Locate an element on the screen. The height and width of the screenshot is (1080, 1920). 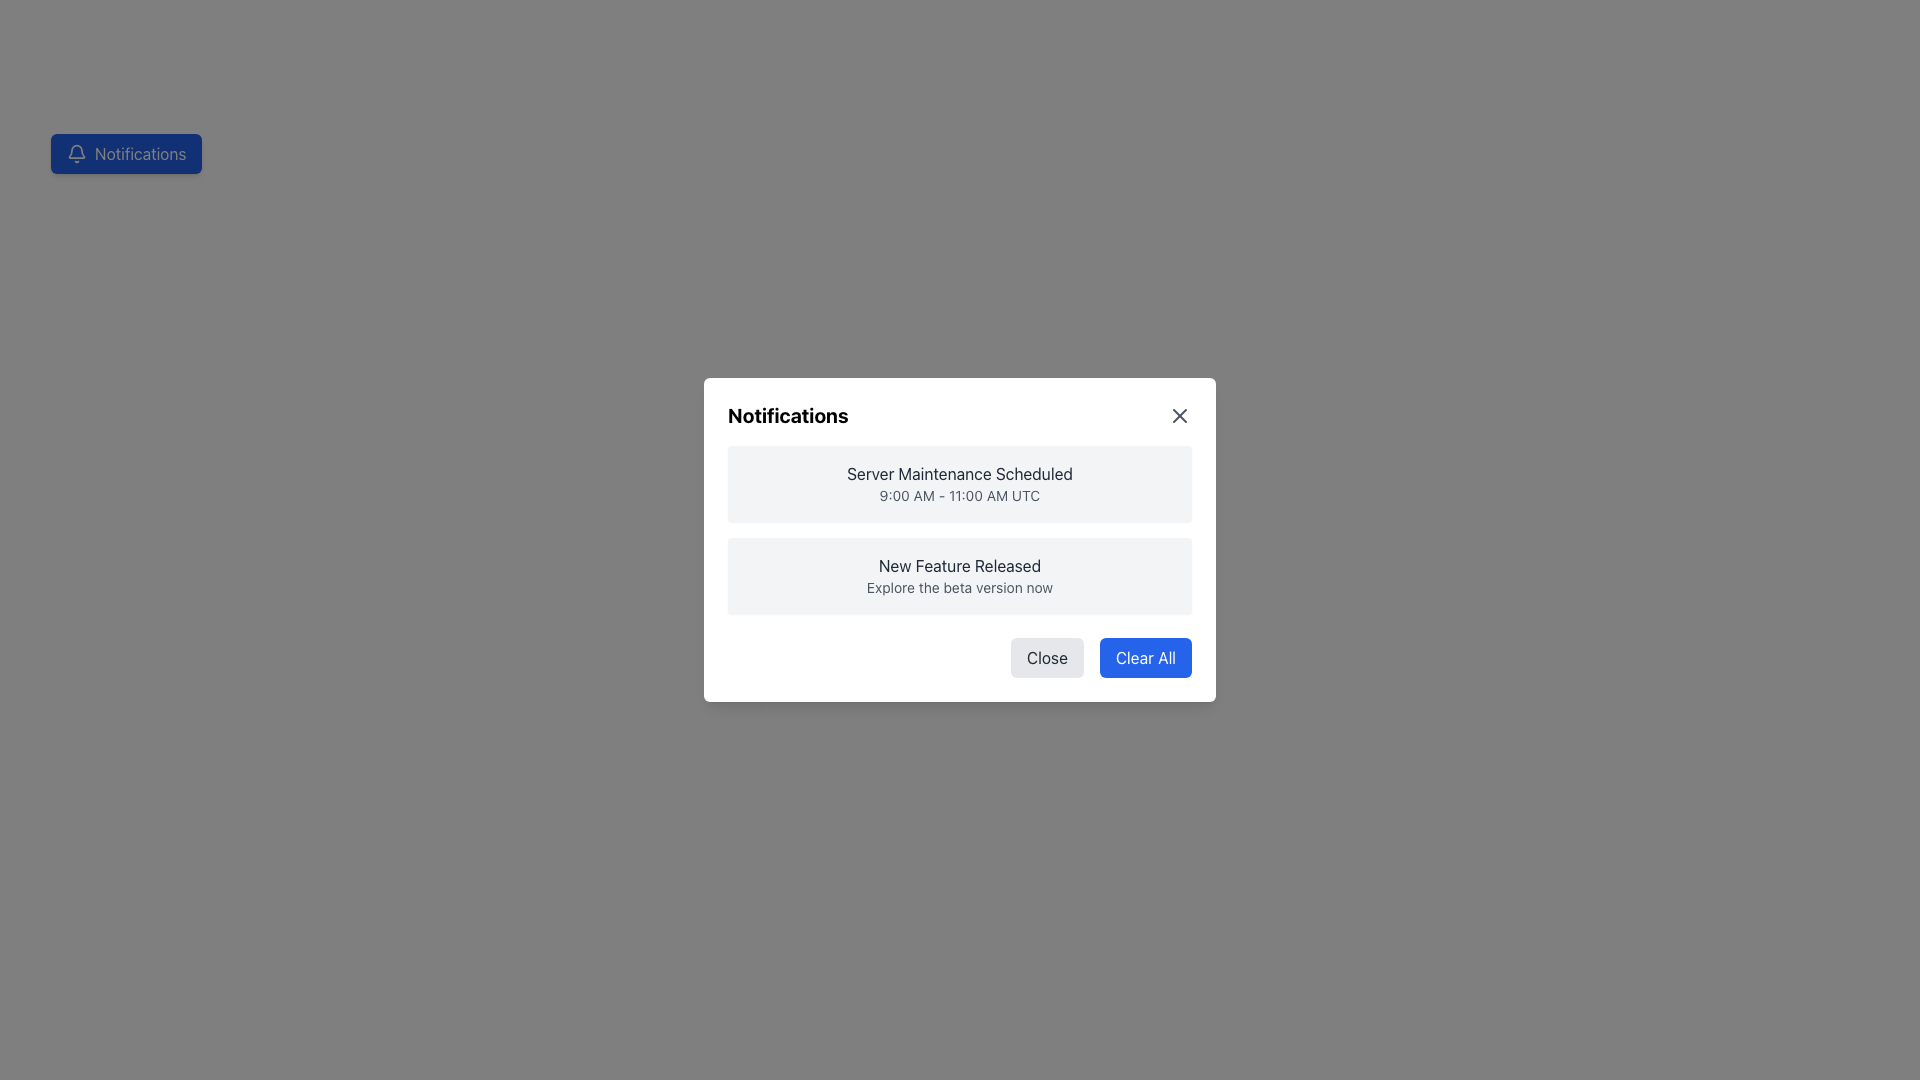
the text label that details the scheduled time for server maintenance, located in the notification card under the title 'Server Maintenance Scheduled' is located at coordinates (960, 495).